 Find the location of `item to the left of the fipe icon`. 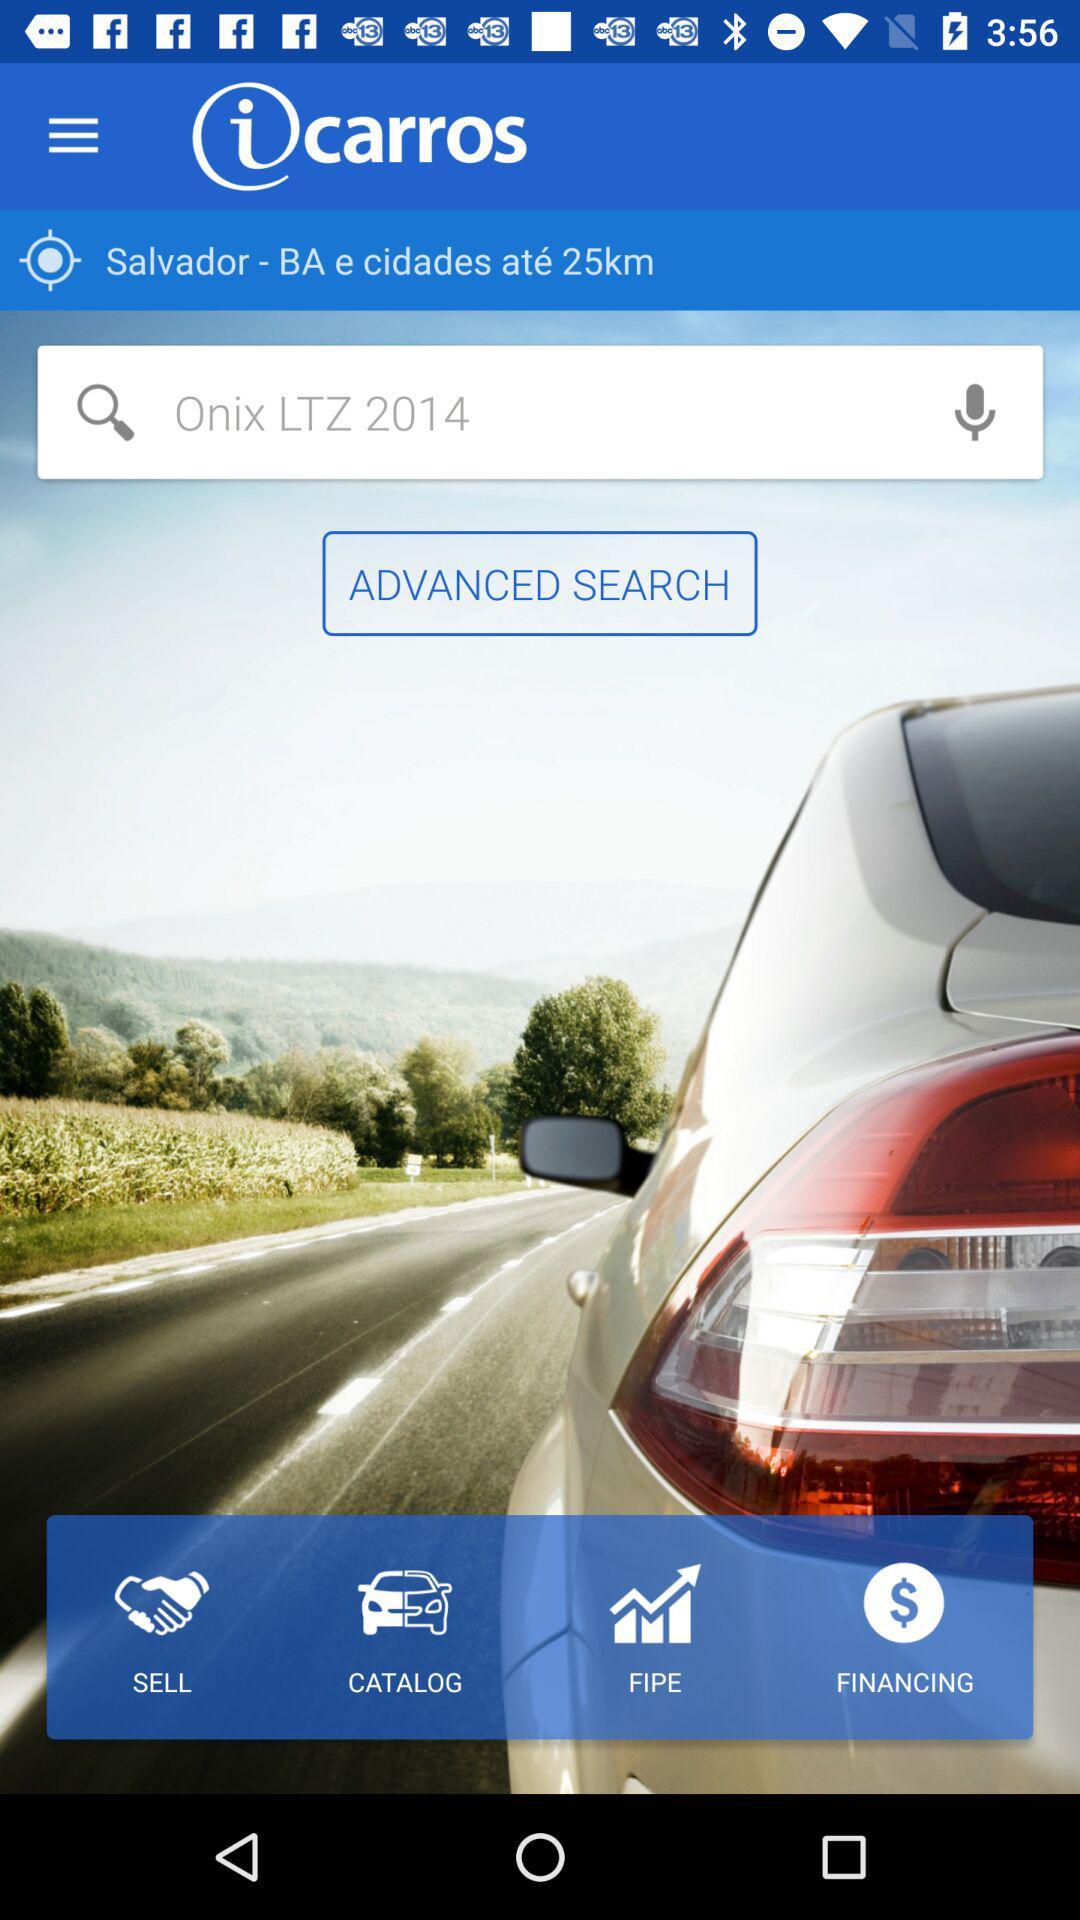

item to the left of the fipe icon is located at coordinates (405, 1627).